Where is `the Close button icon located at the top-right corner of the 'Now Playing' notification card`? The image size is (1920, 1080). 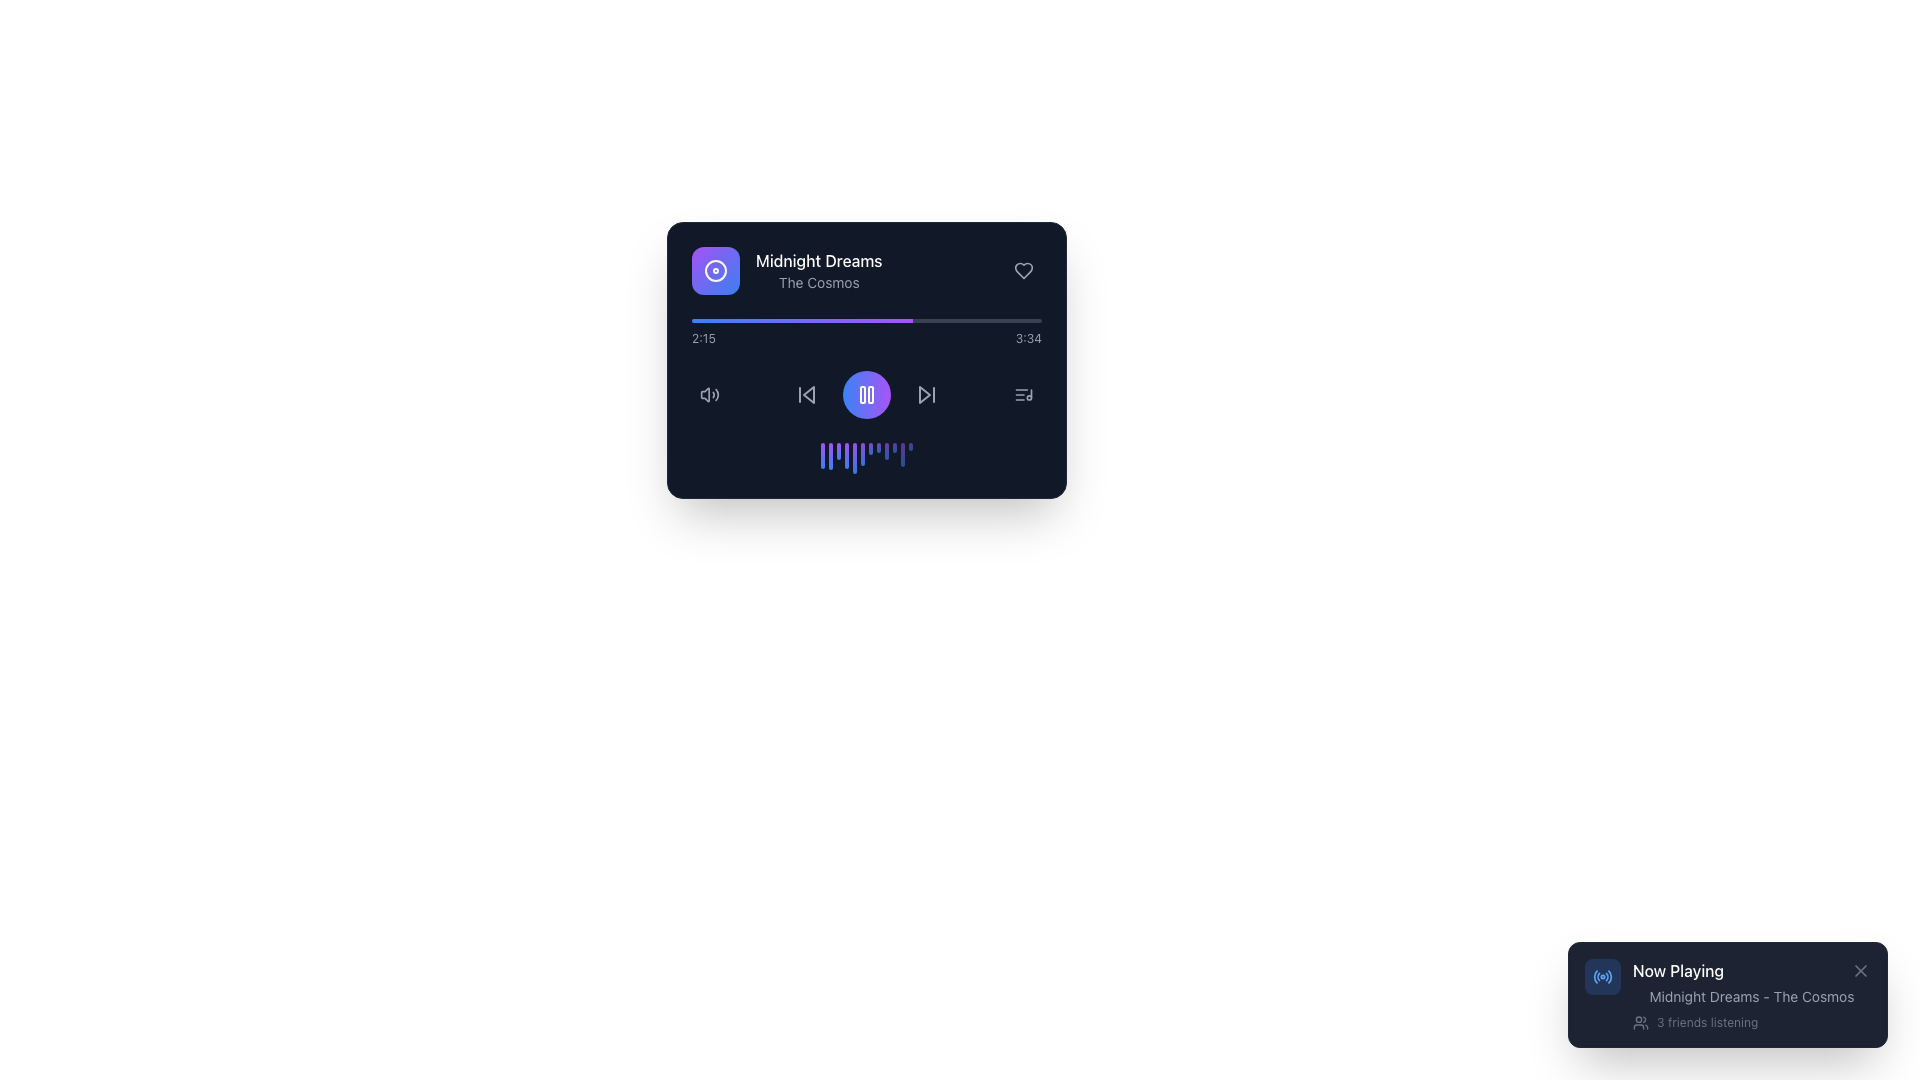
the Close button icon located at the top-right corner of the 'Now Playing' notification card is located at coordinates (1860, 970).